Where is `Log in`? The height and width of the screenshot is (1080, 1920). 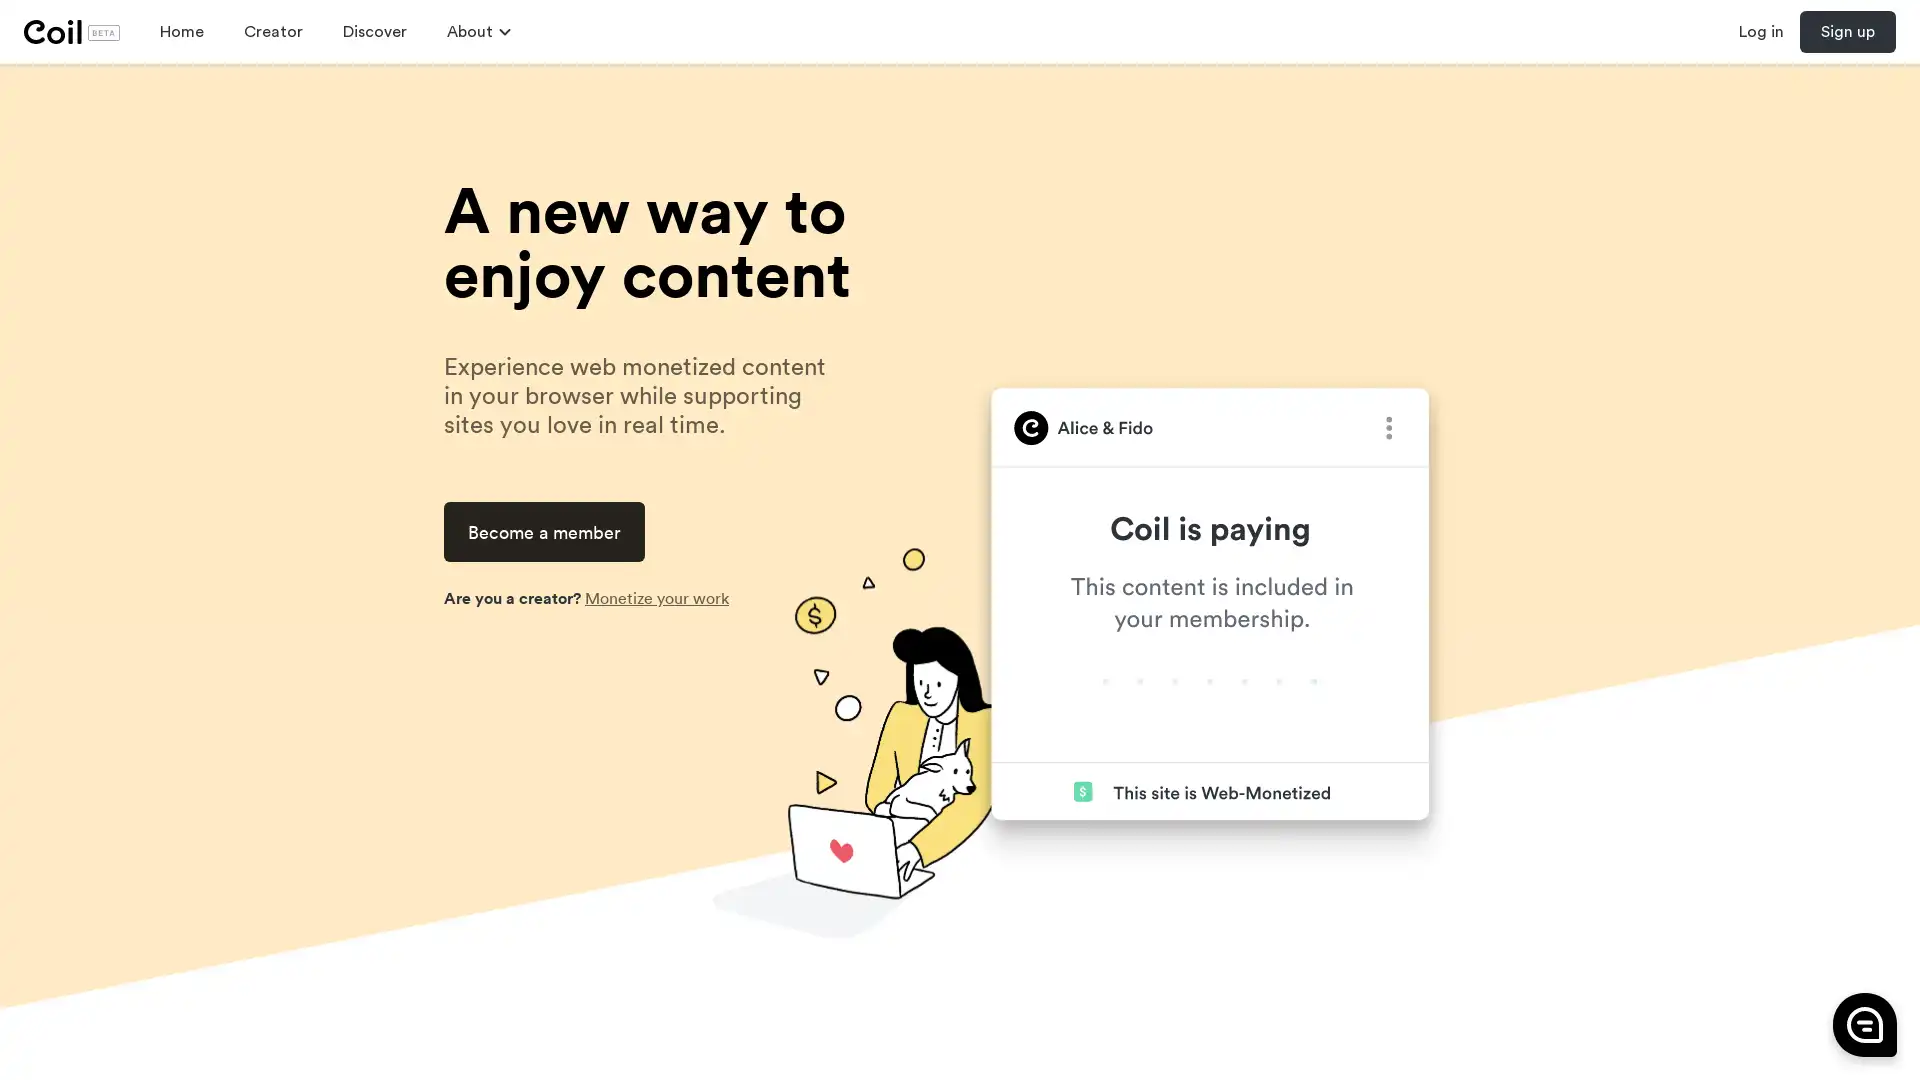
Log in is located at coordinates (1761, 31).